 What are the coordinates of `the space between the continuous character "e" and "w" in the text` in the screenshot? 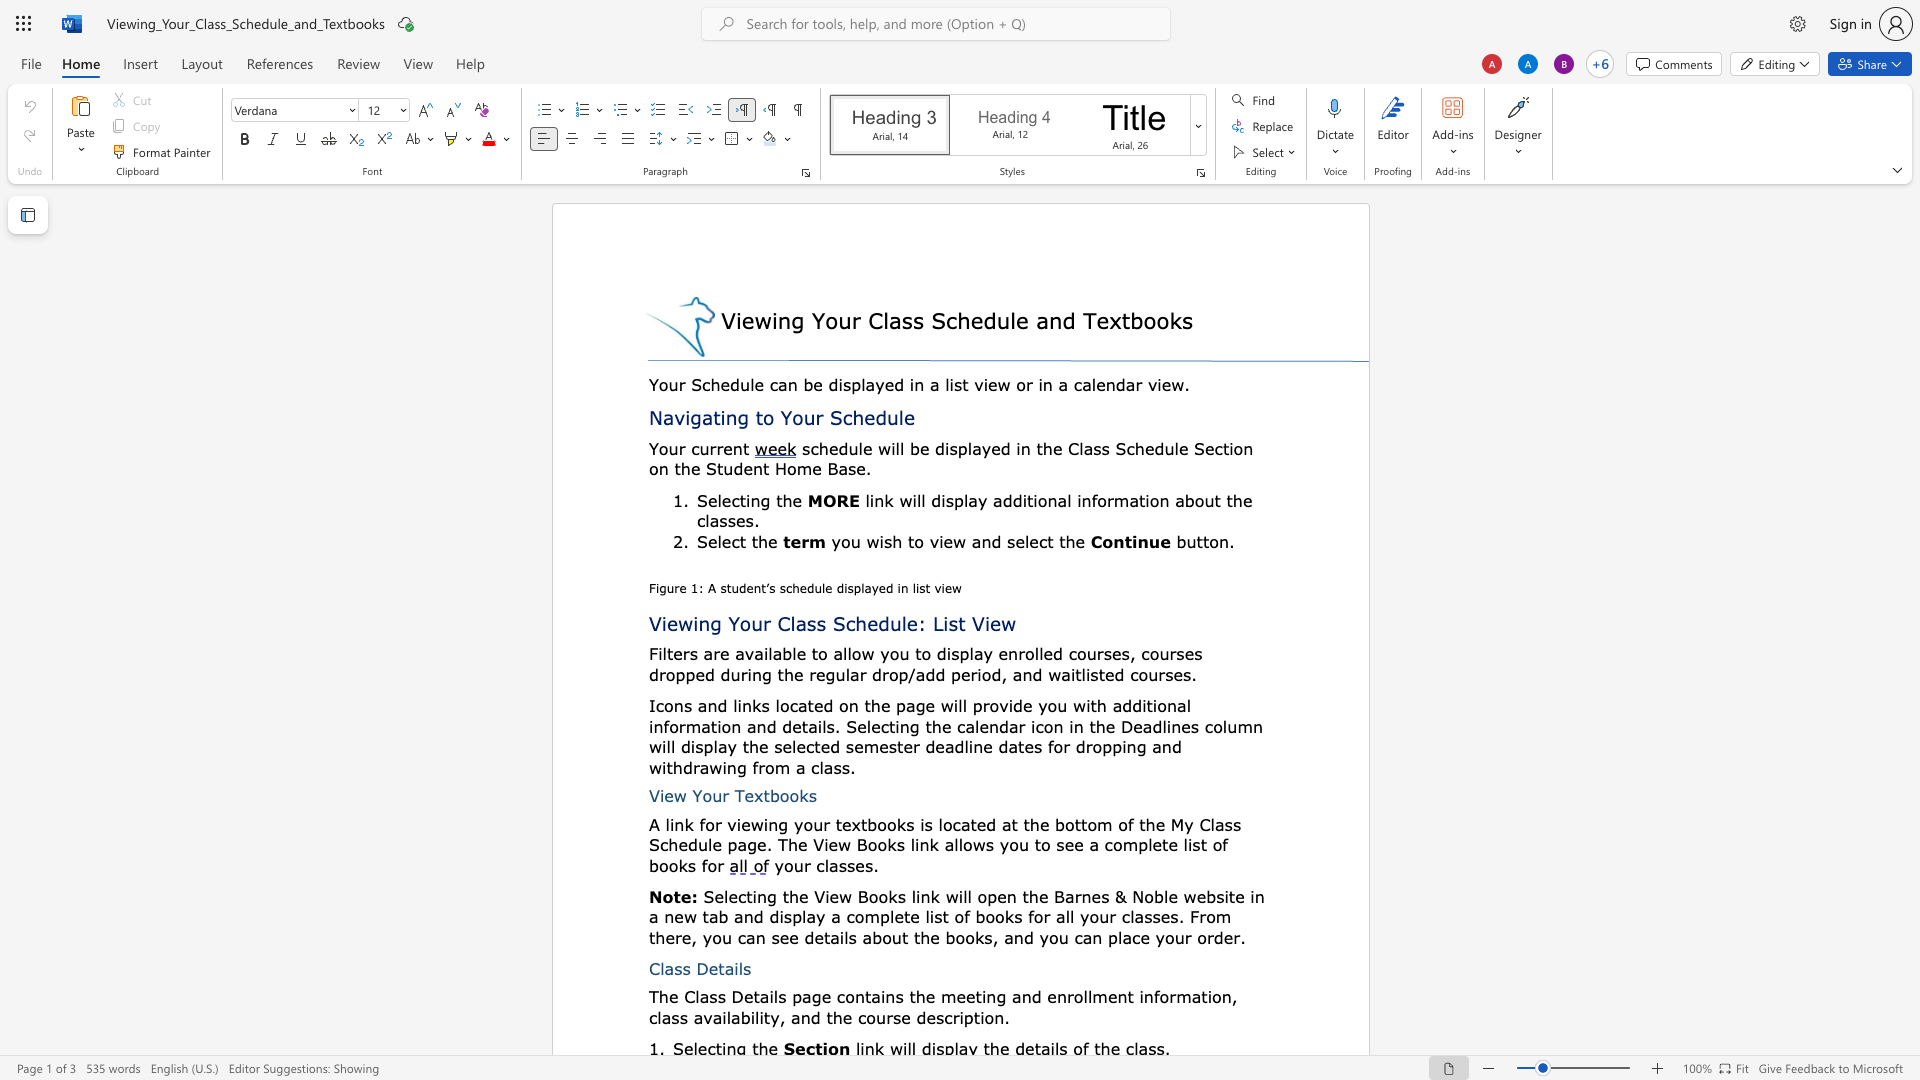 It's located at (674, 794).